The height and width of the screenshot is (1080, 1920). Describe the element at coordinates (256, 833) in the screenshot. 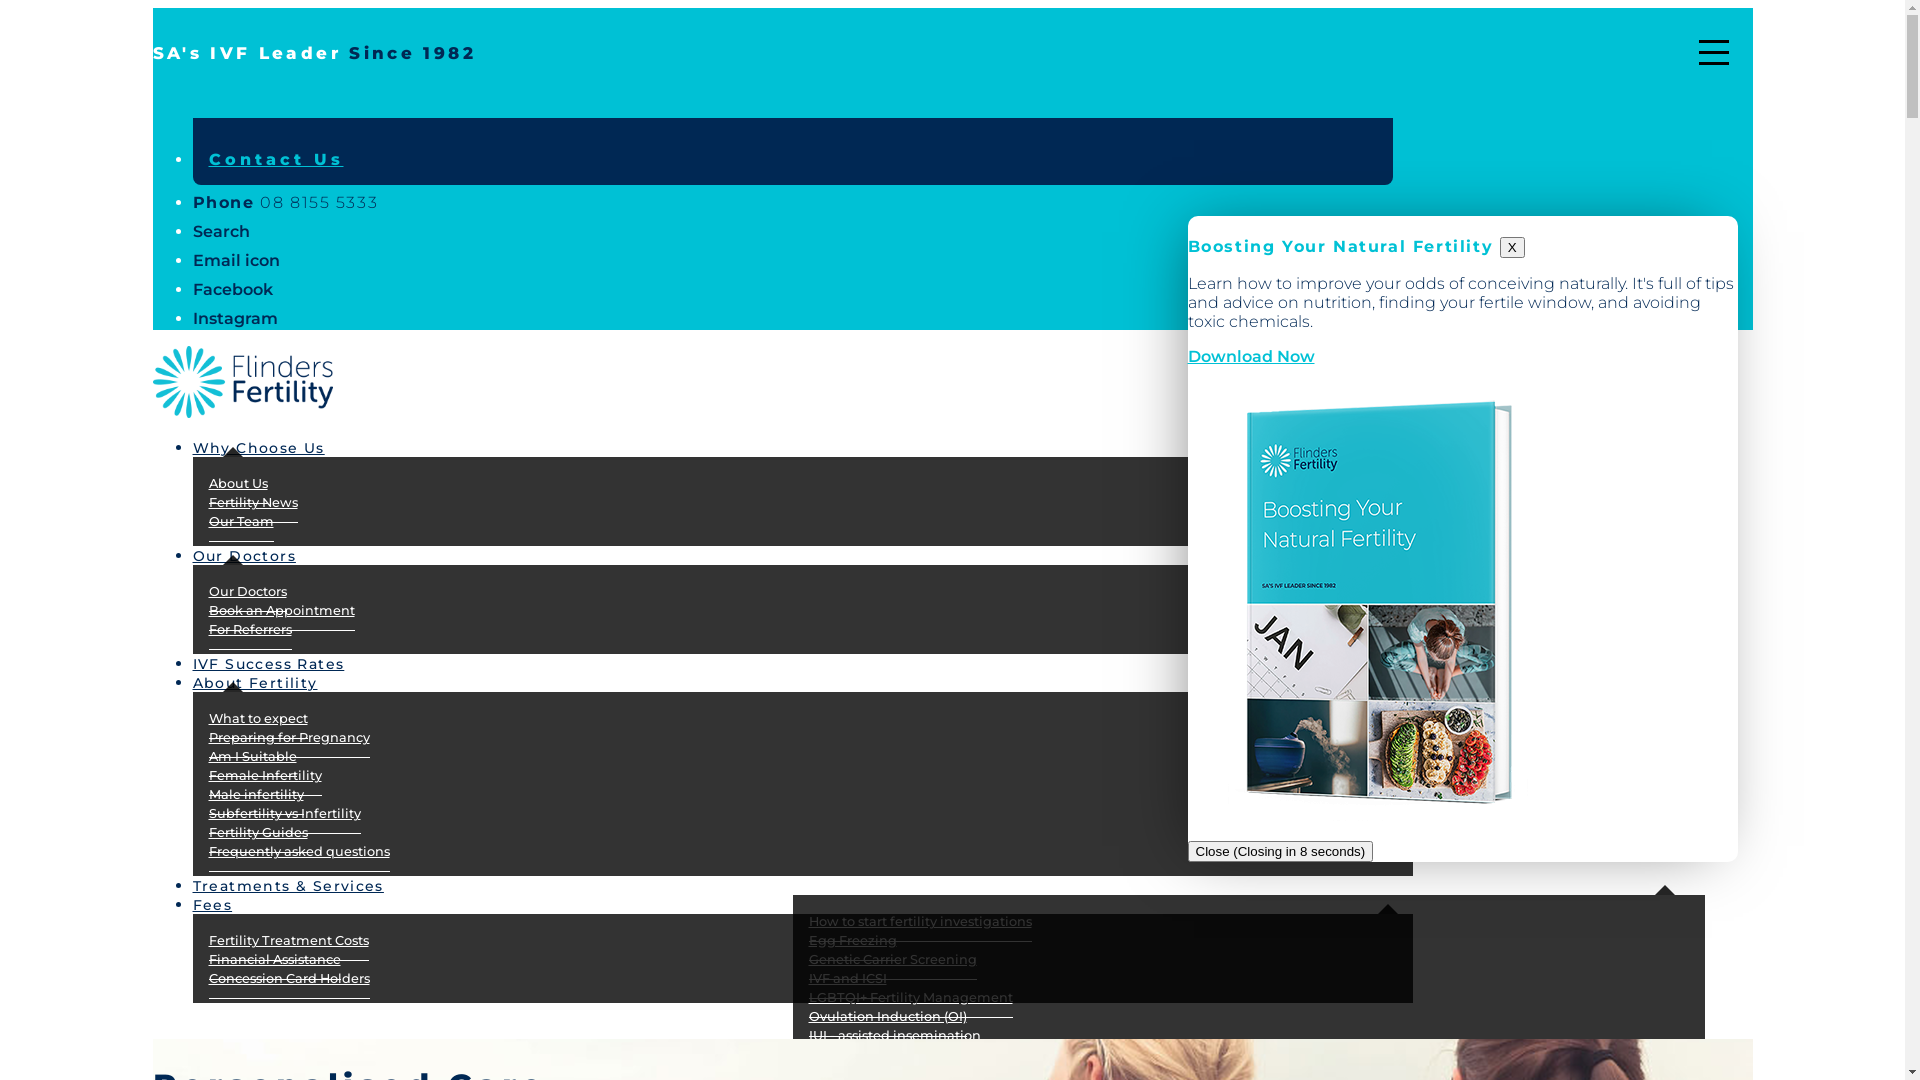

I see `'Fertility Guides'` at that location.